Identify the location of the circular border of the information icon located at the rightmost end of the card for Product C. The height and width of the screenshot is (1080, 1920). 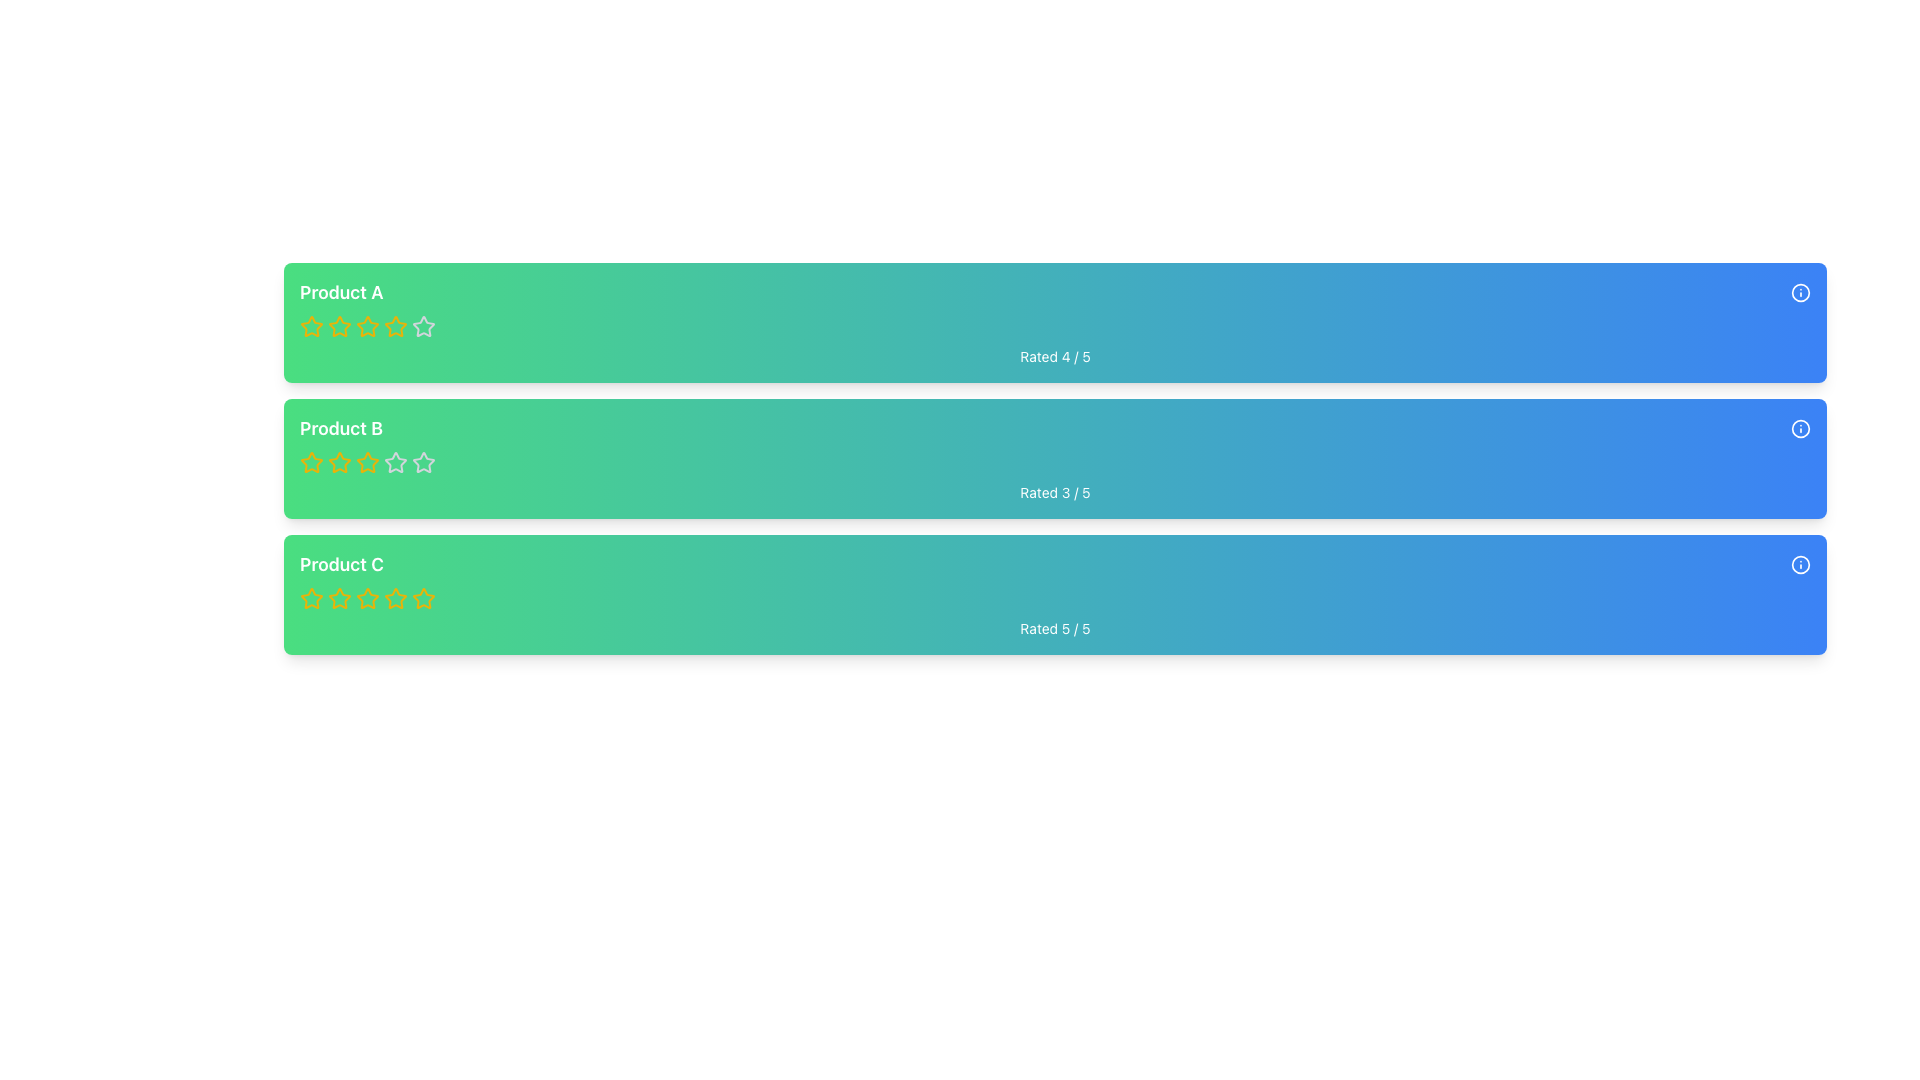
(1800, 564).